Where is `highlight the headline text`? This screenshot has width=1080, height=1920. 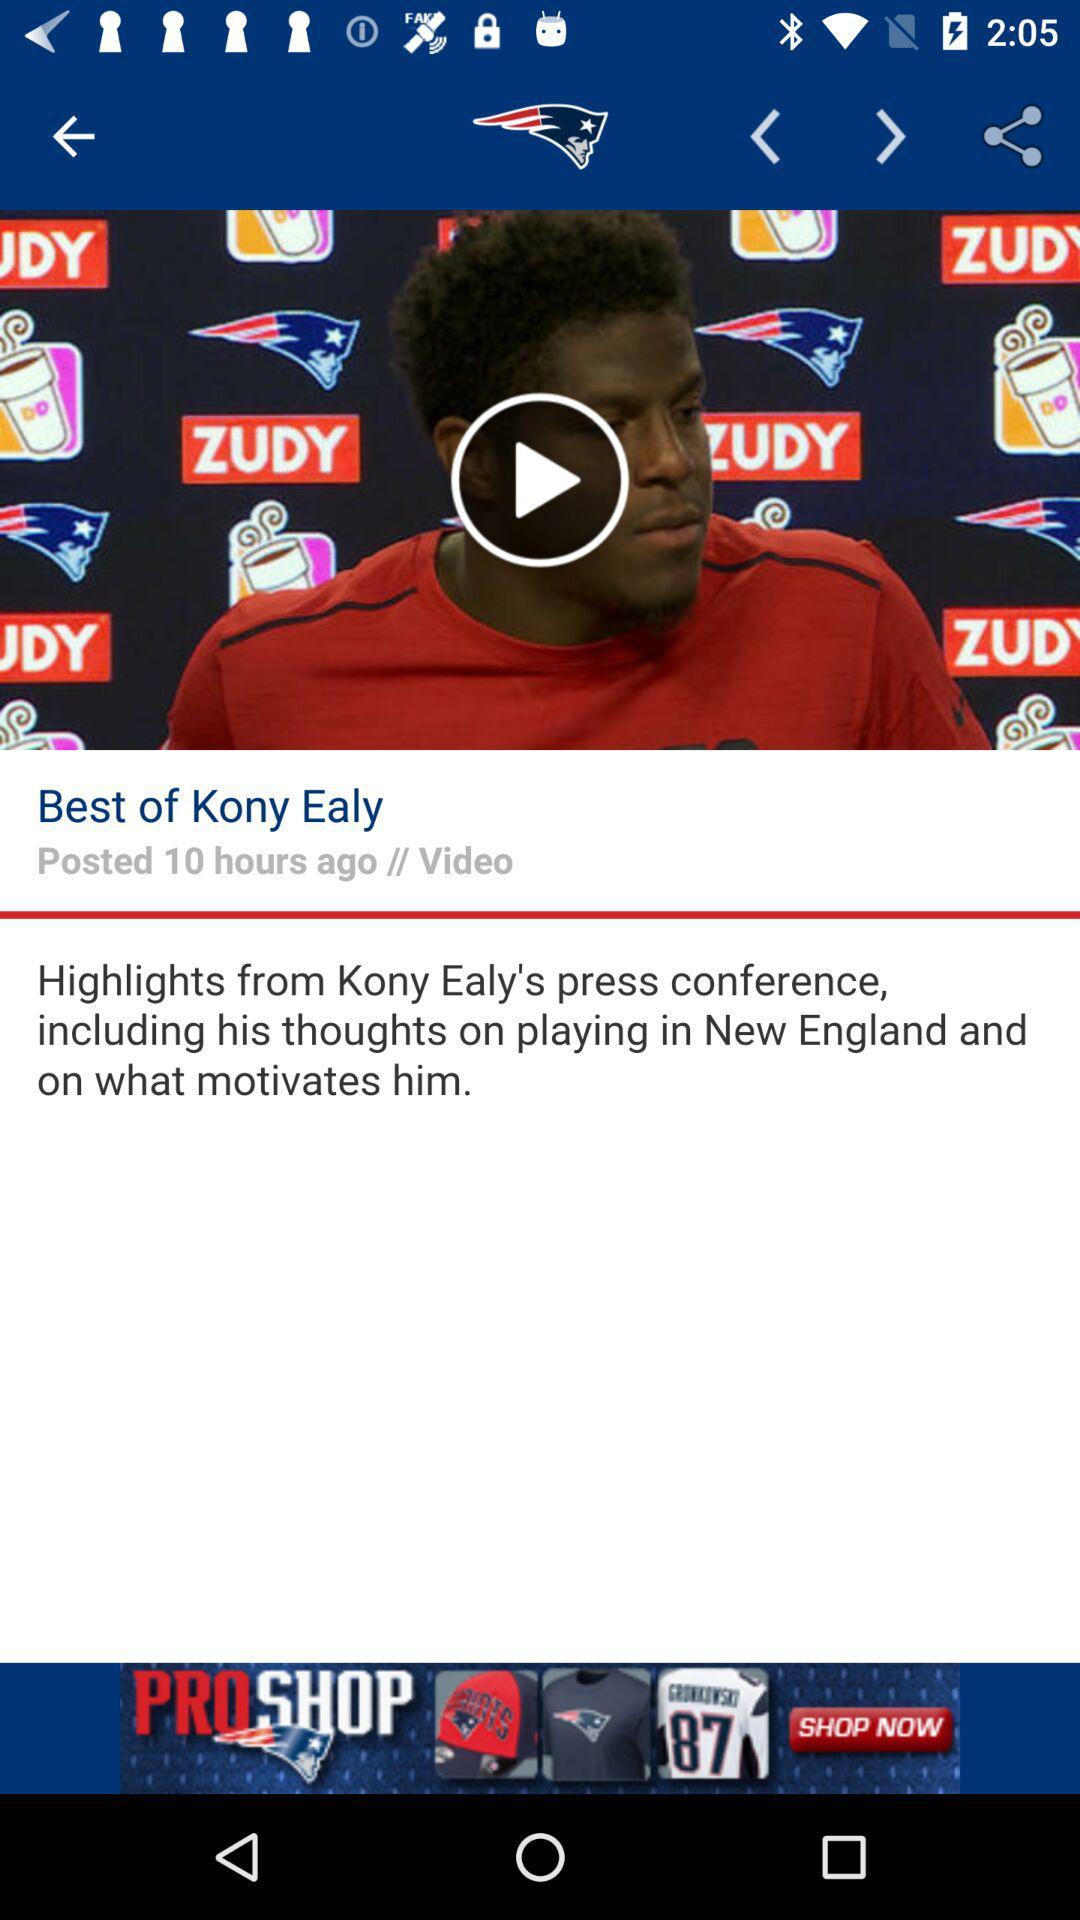
highlight the headline text is located at coordinates (540, 1030).